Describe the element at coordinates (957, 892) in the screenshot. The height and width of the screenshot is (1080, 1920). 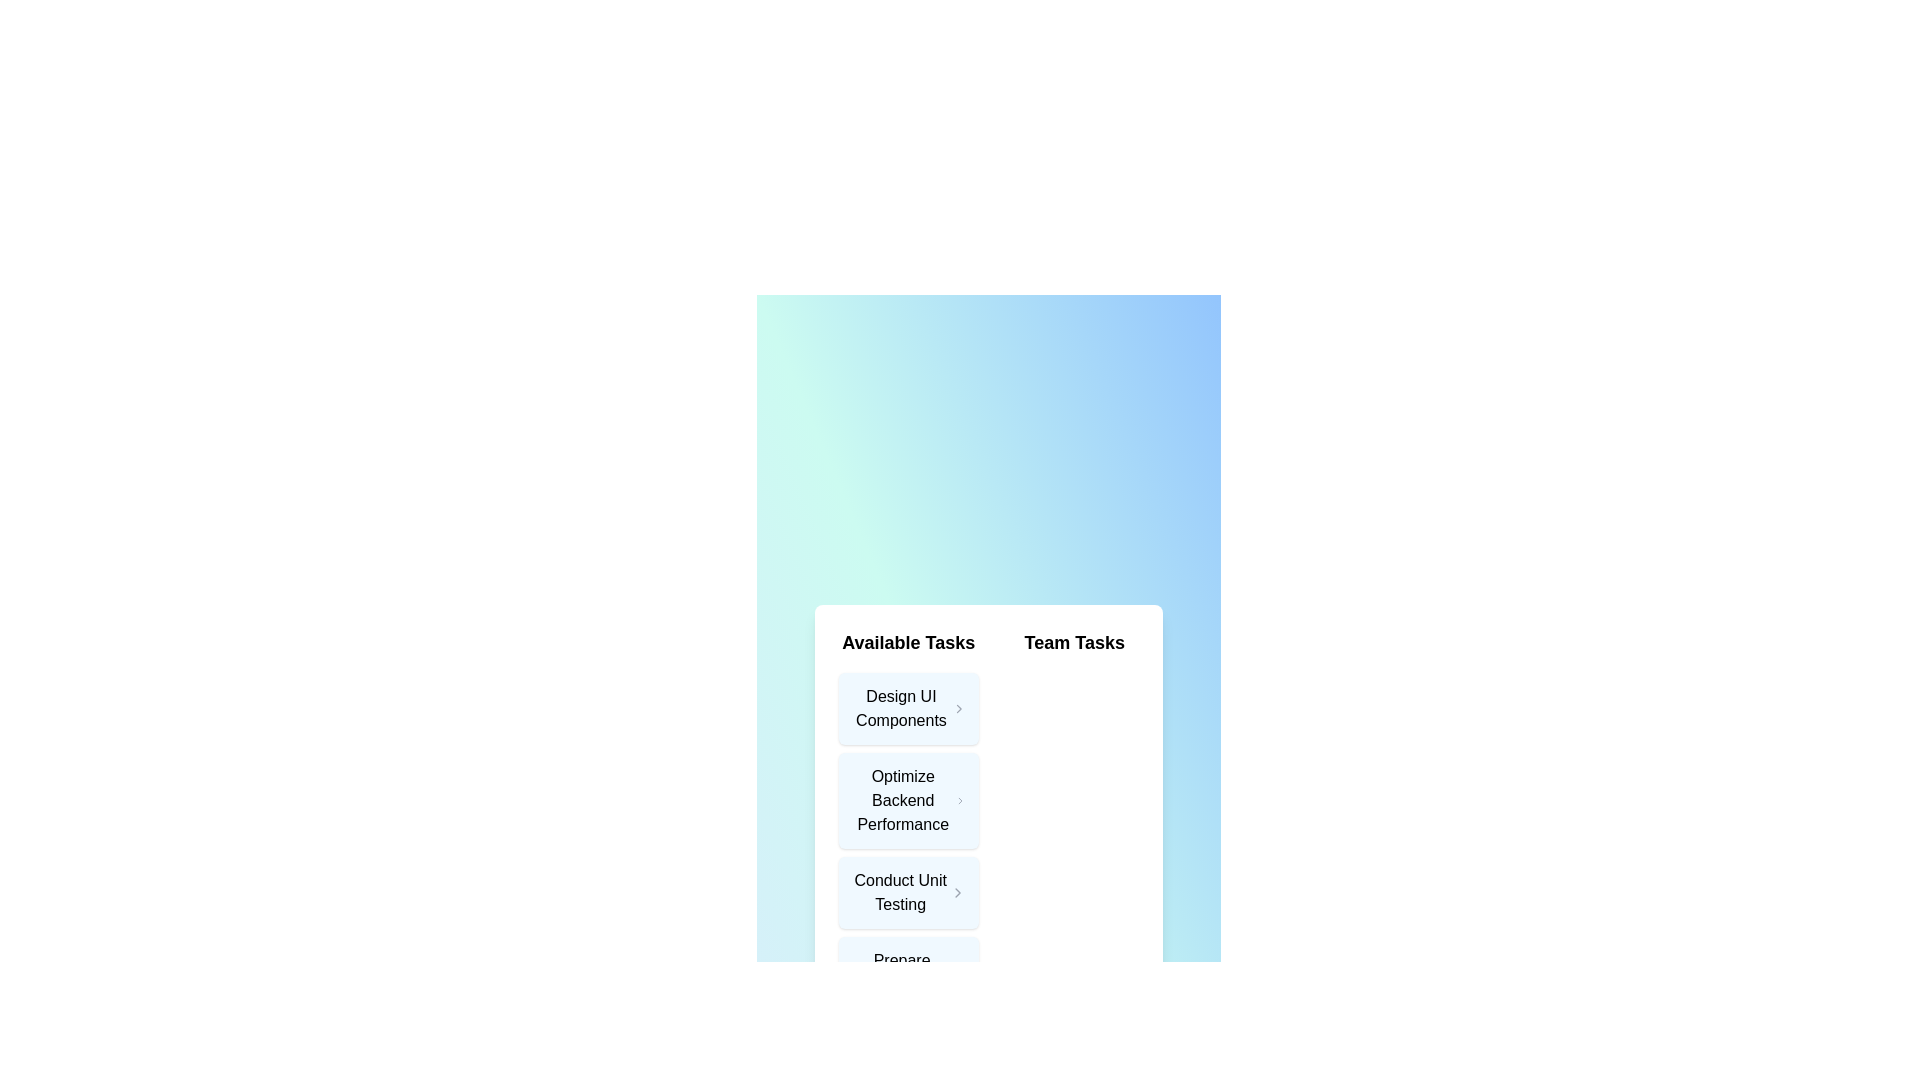
I see `chevron icon next to the task 'Conduct Unit Testing' to move it from 'Team Tasks' to 'Available Tasks'` at that location.